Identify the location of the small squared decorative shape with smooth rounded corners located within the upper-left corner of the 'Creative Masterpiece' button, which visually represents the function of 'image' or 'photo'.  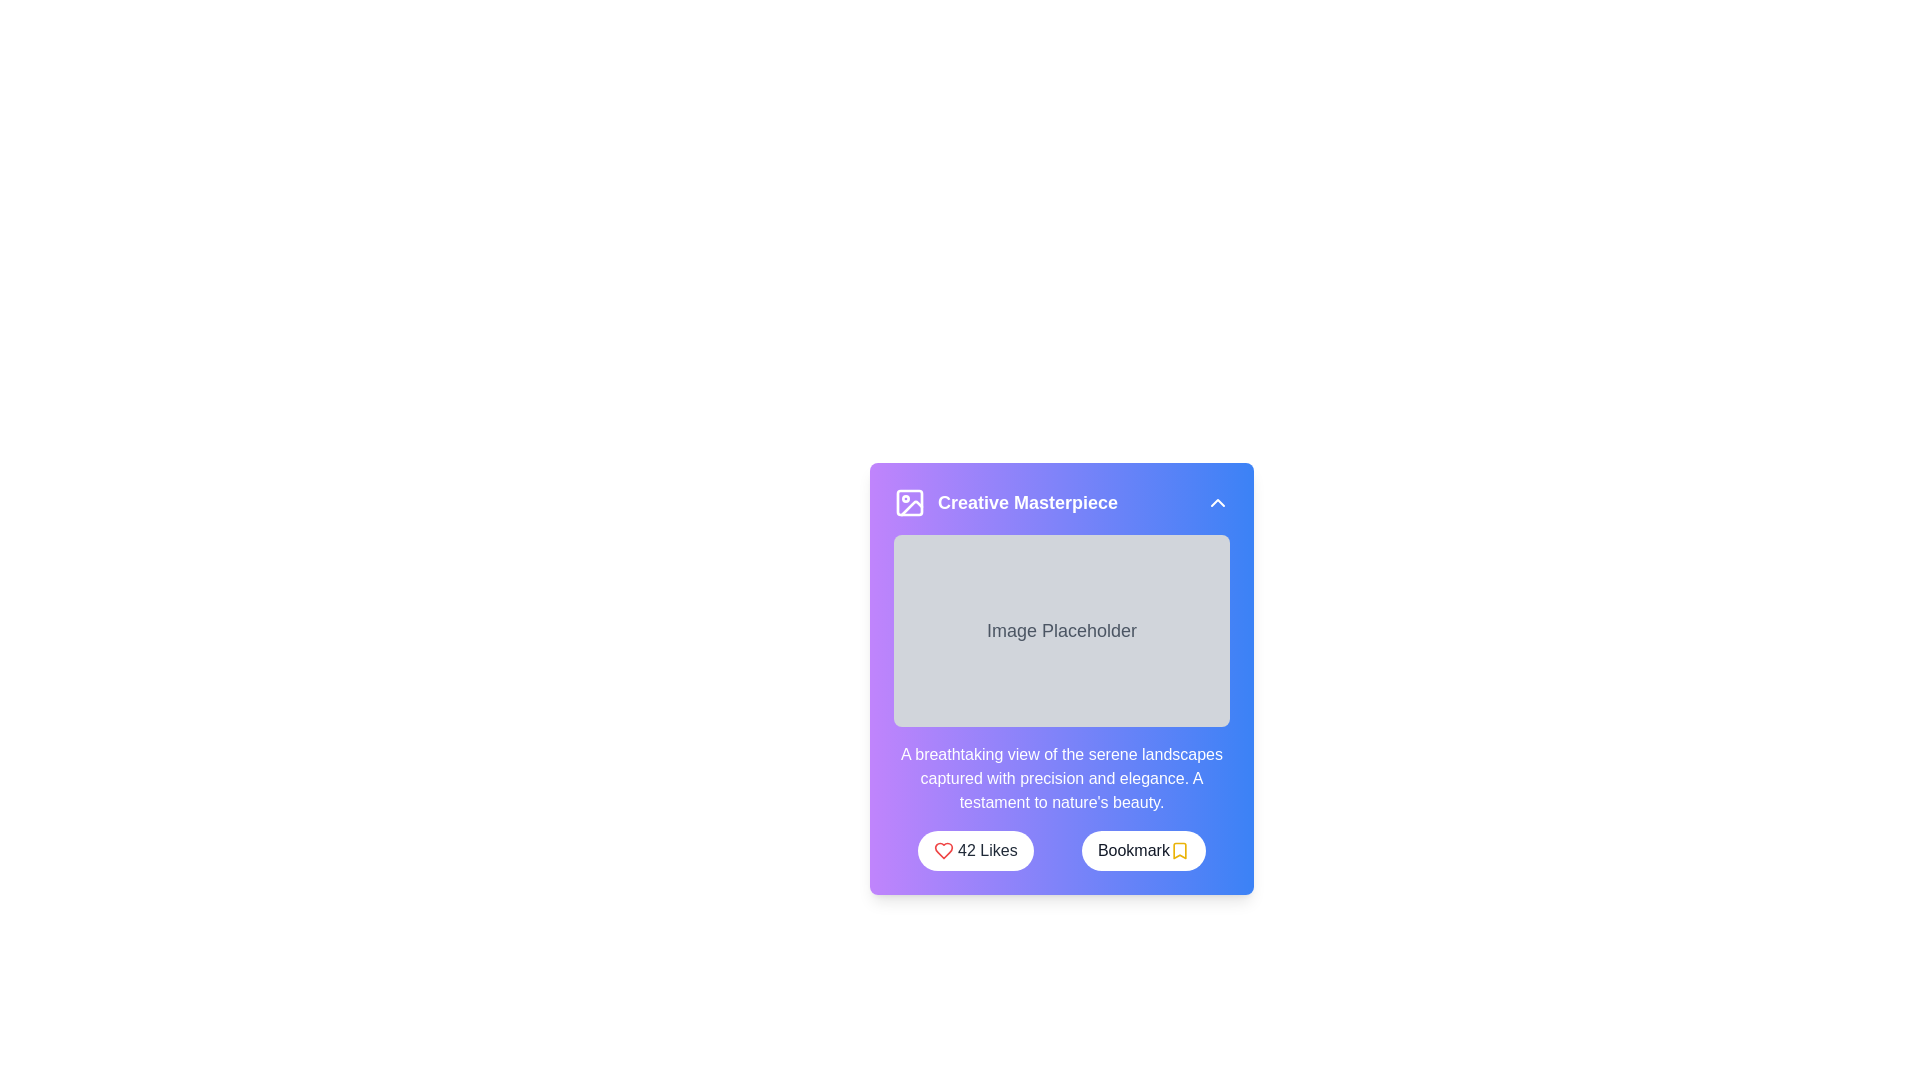
(909, 501).